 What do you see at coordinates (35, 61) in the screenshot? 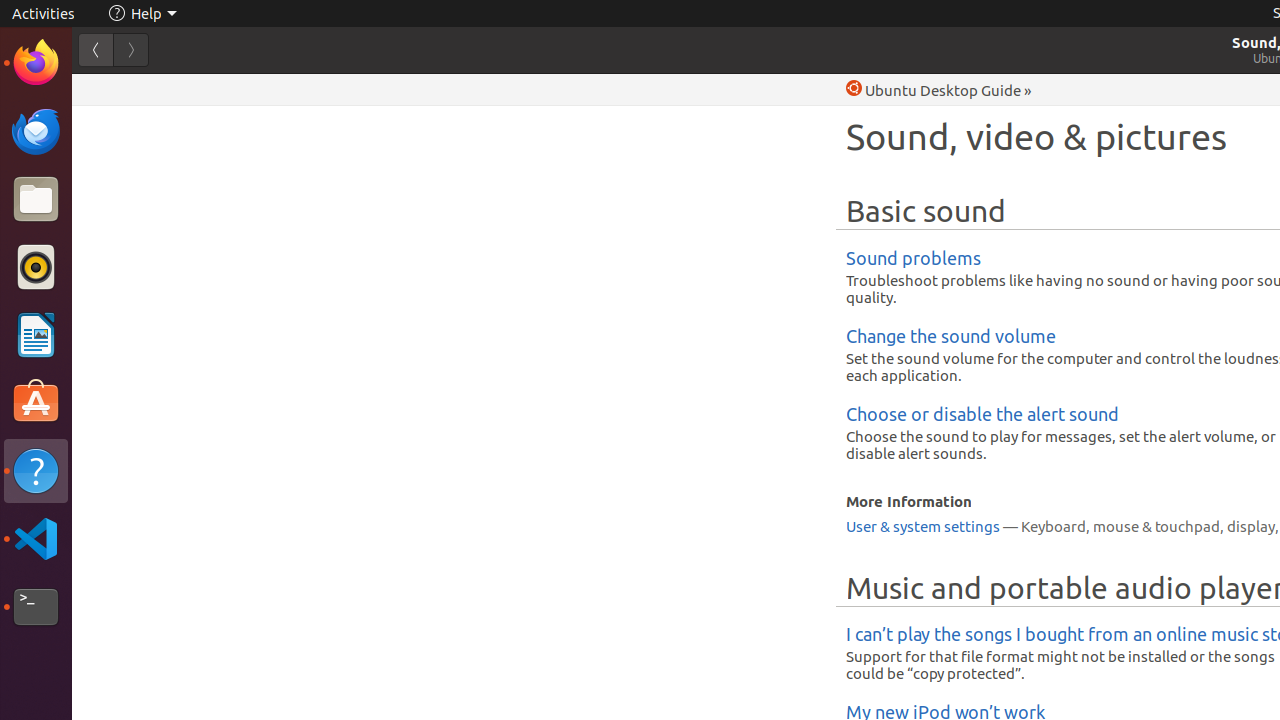
I see `'Firefox Web Browser'` at bounding box center [35, 61].